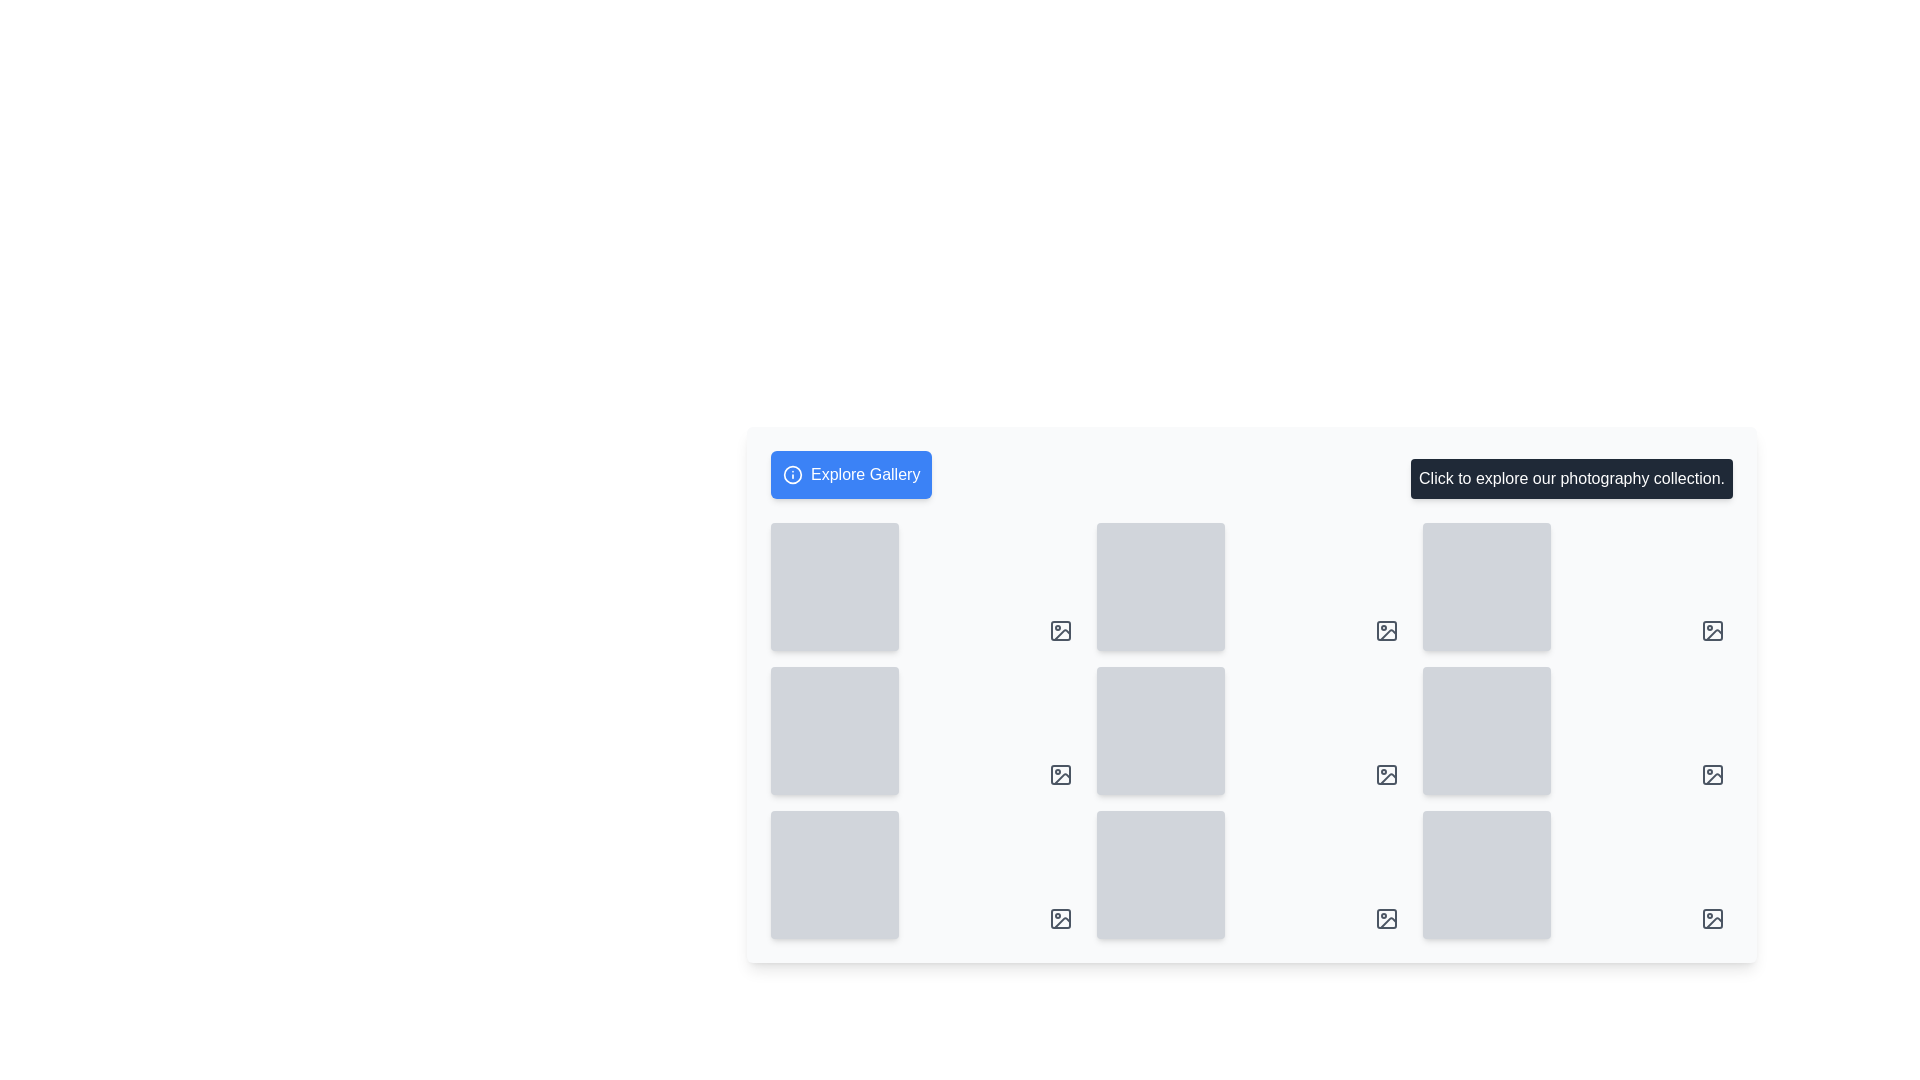 The width and height of the screenshot is (1920, 1080). Describe the element at coordinates (1059, 918) in the screenshot. I see `the Rectangle SVG element located in the bottom-right corner of the grid of small icons, which represents a tool or action related to an image placeholder` at that location.